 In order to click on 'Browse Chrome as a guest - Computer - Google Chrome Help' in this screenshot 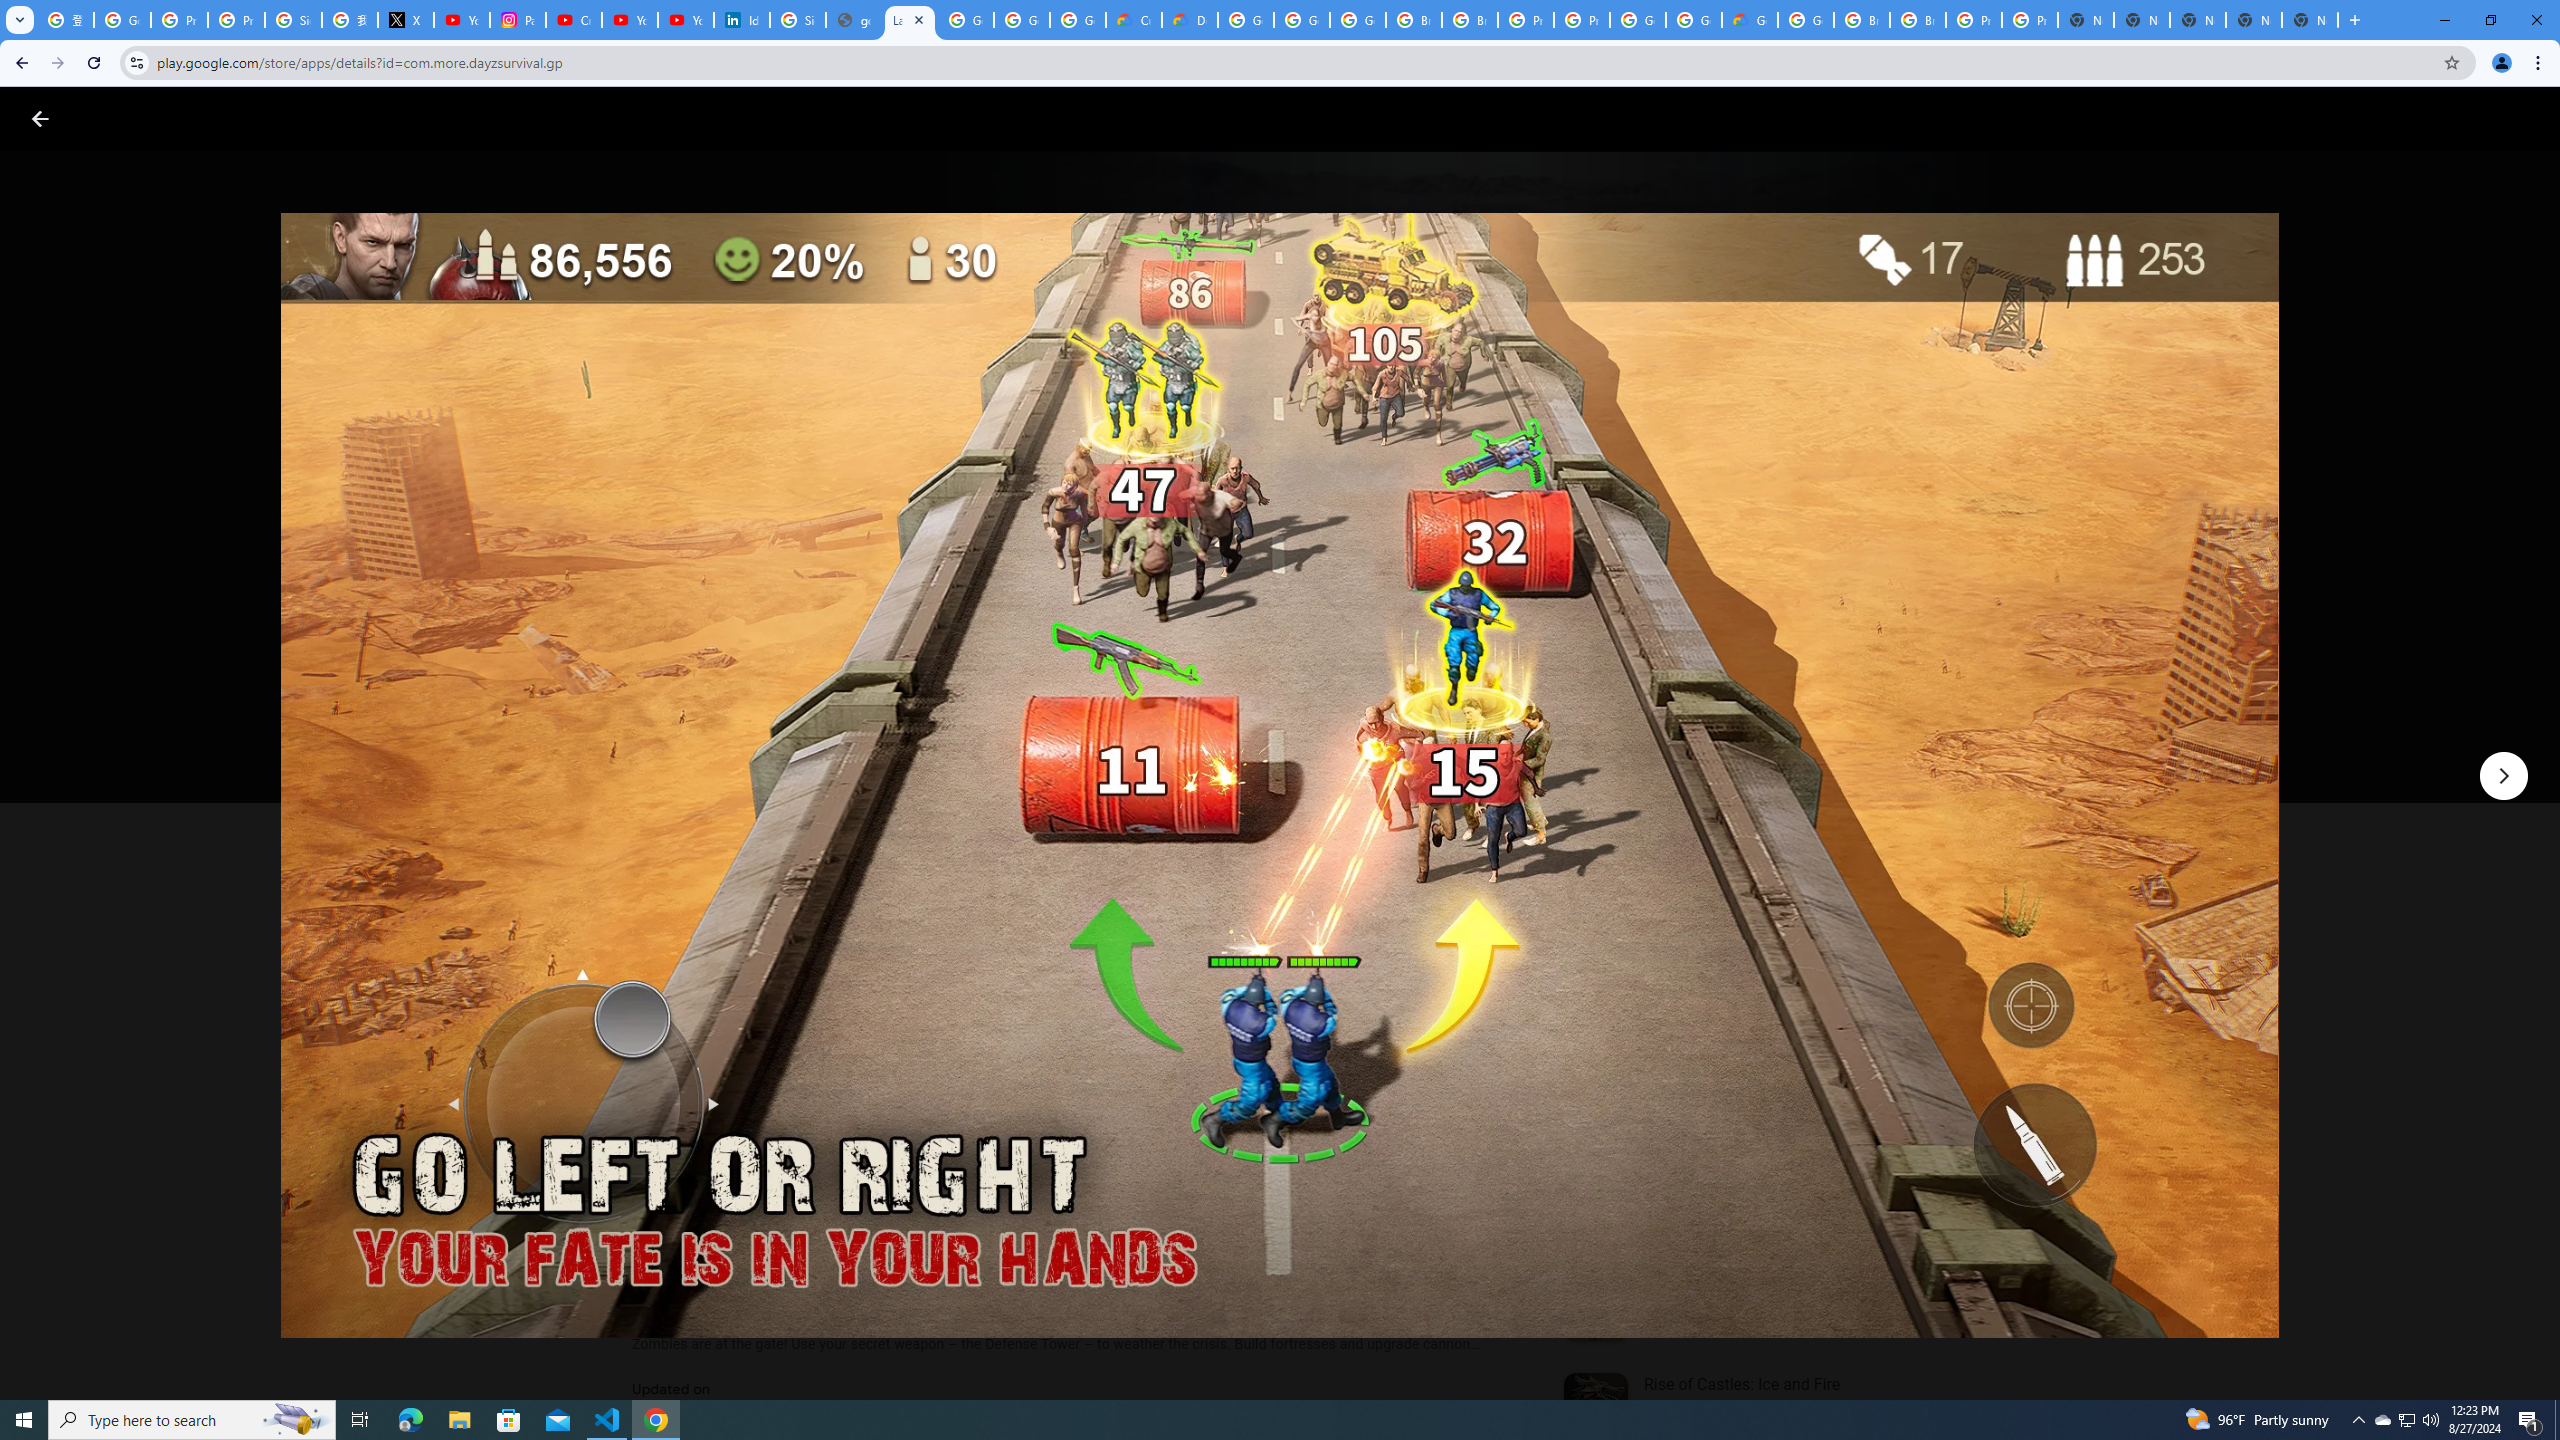, I will do `click(1414, 19)`.